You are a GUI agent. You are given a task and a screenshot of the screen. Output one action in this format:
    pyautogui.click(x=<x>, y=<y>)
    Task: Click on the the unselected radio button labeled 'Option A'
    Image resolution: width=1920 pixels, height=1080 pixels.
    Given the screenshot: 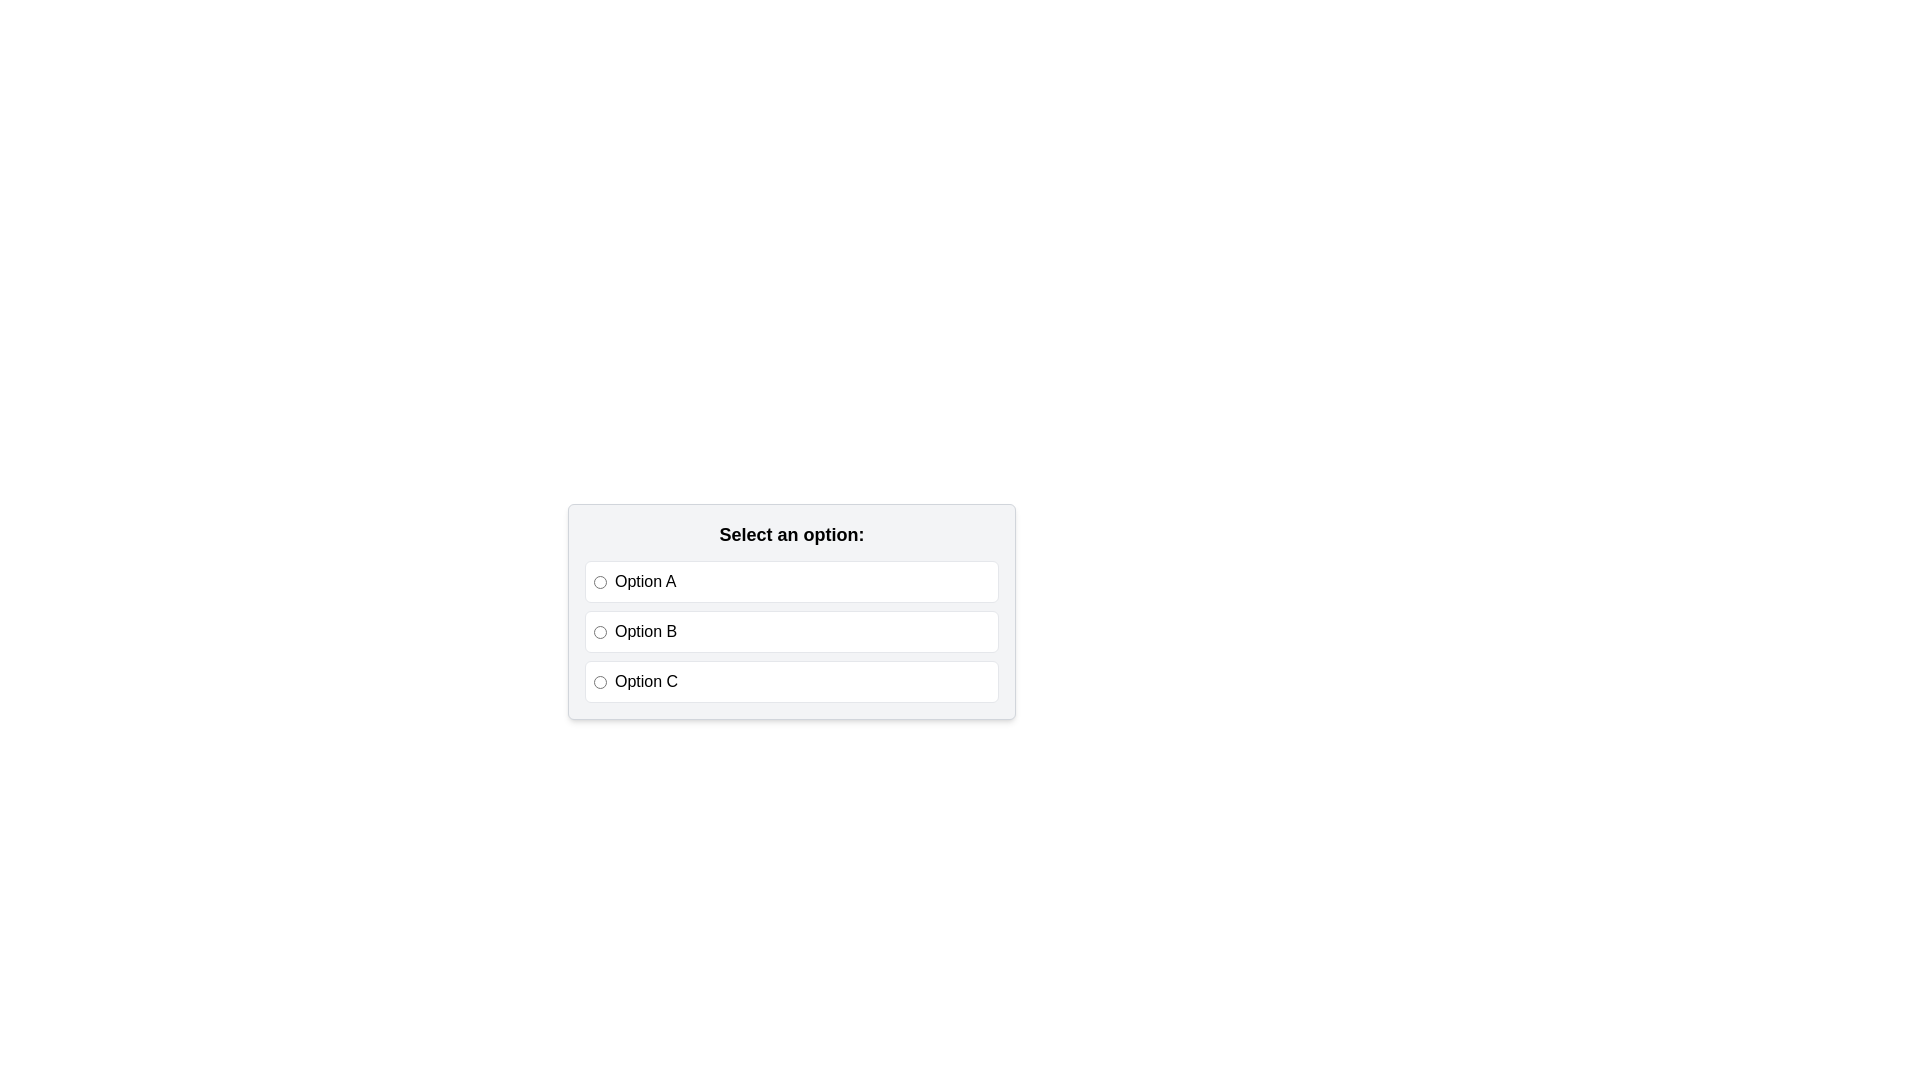 What is the action you would take?
    pyautogui.click(x=791, y=582)
    